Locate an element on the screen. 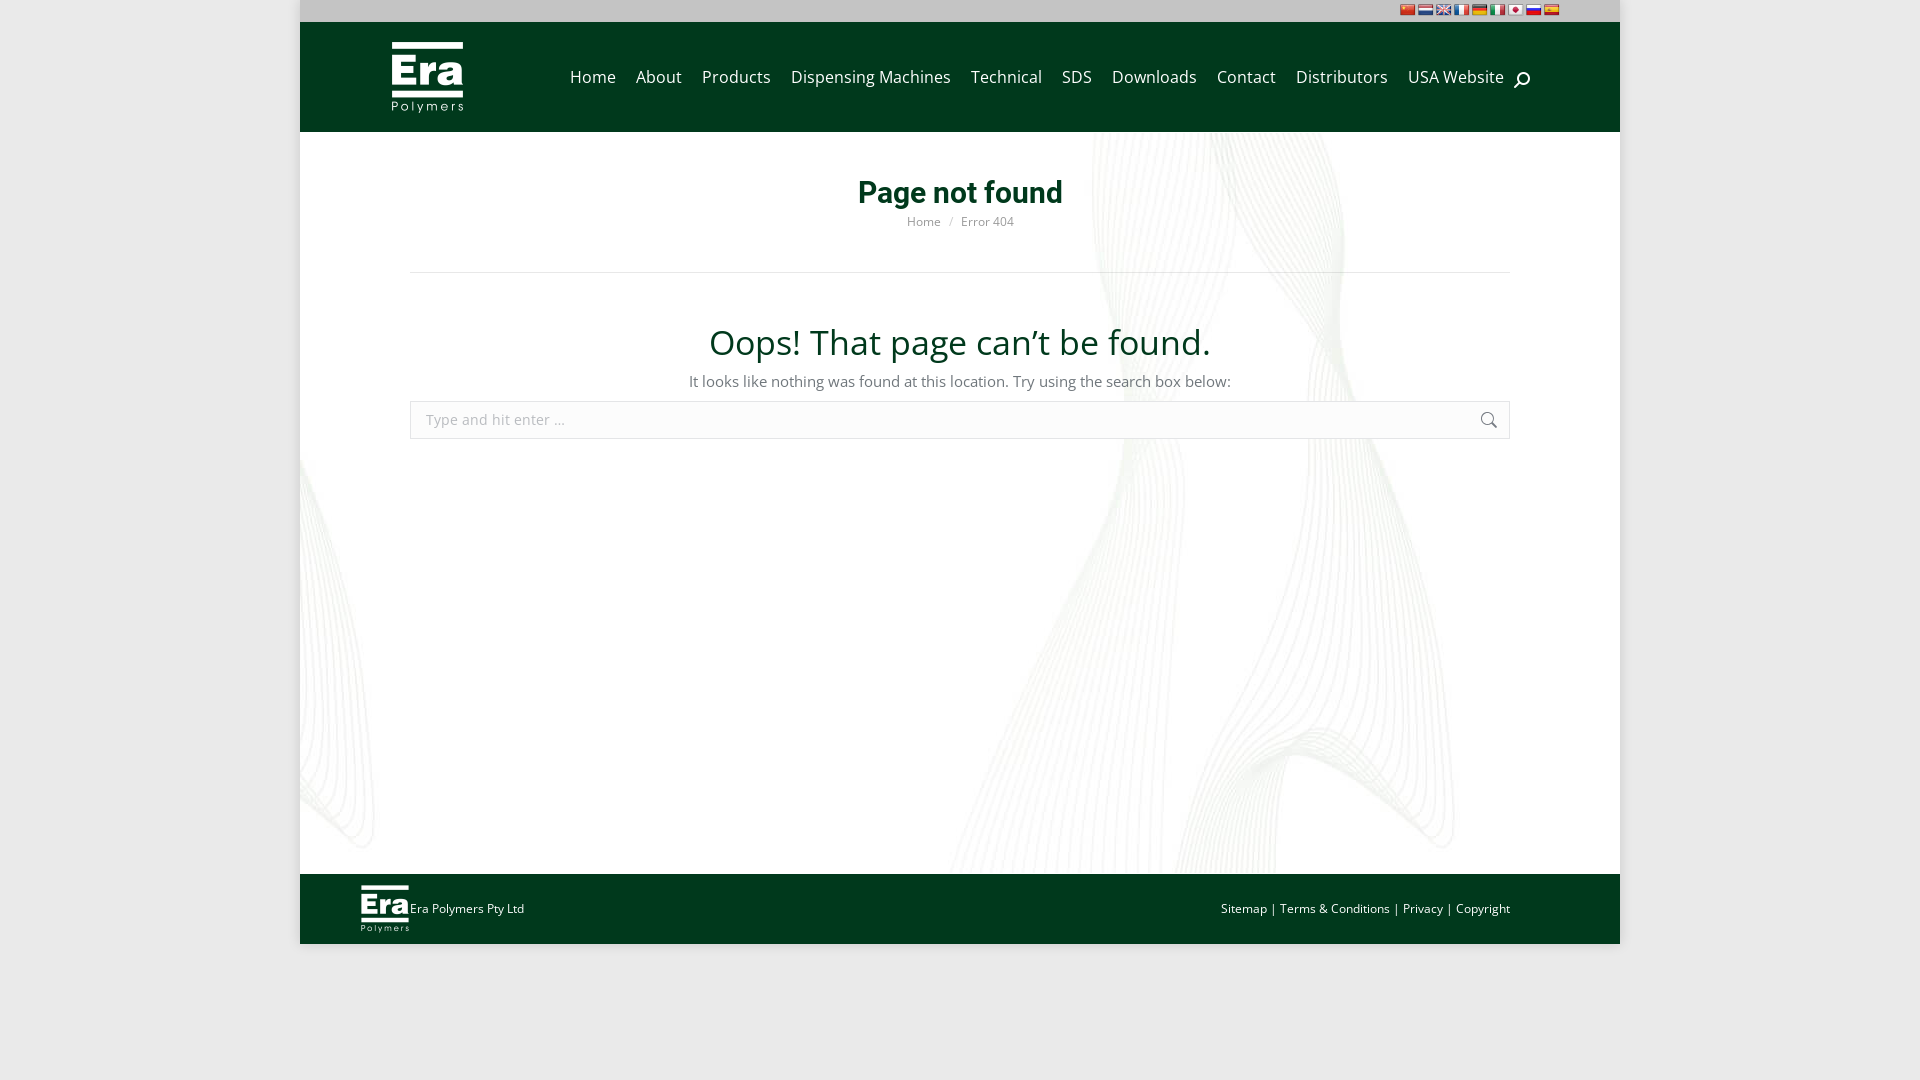  'Italian' is located at coordinates (1497, 10).